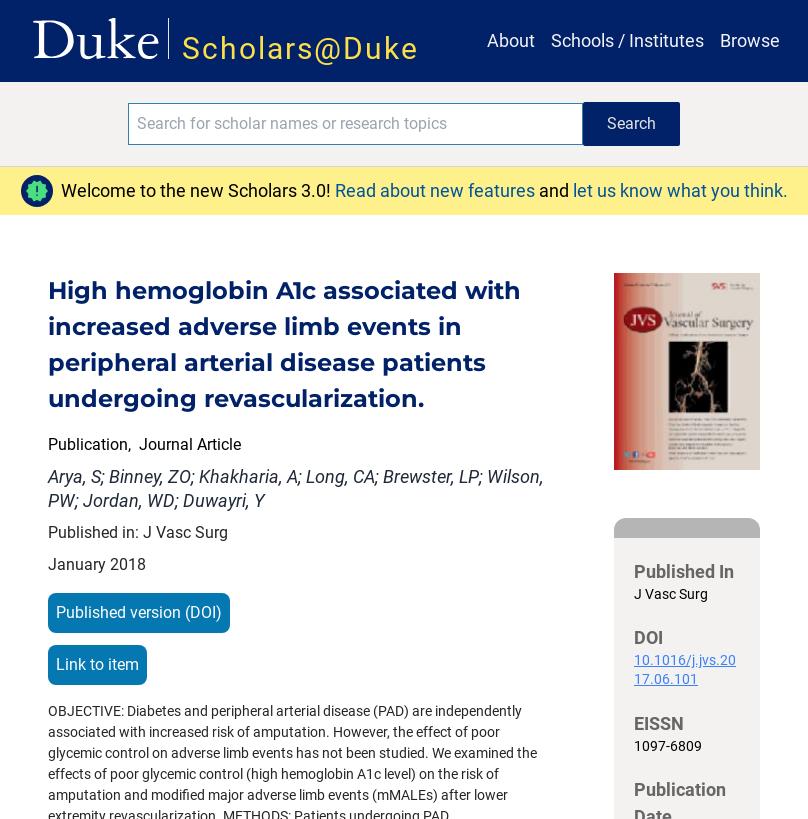 The image size is (808, 819). Describe the element at coordinates (295, 486) in the screenshot. I see `'Arya, S; Binney, ZO; Khakharia, A; Long, CA; Brewster, LP; Wilson, PW; Jordan, WD; Duwayri, Y'` at that location.